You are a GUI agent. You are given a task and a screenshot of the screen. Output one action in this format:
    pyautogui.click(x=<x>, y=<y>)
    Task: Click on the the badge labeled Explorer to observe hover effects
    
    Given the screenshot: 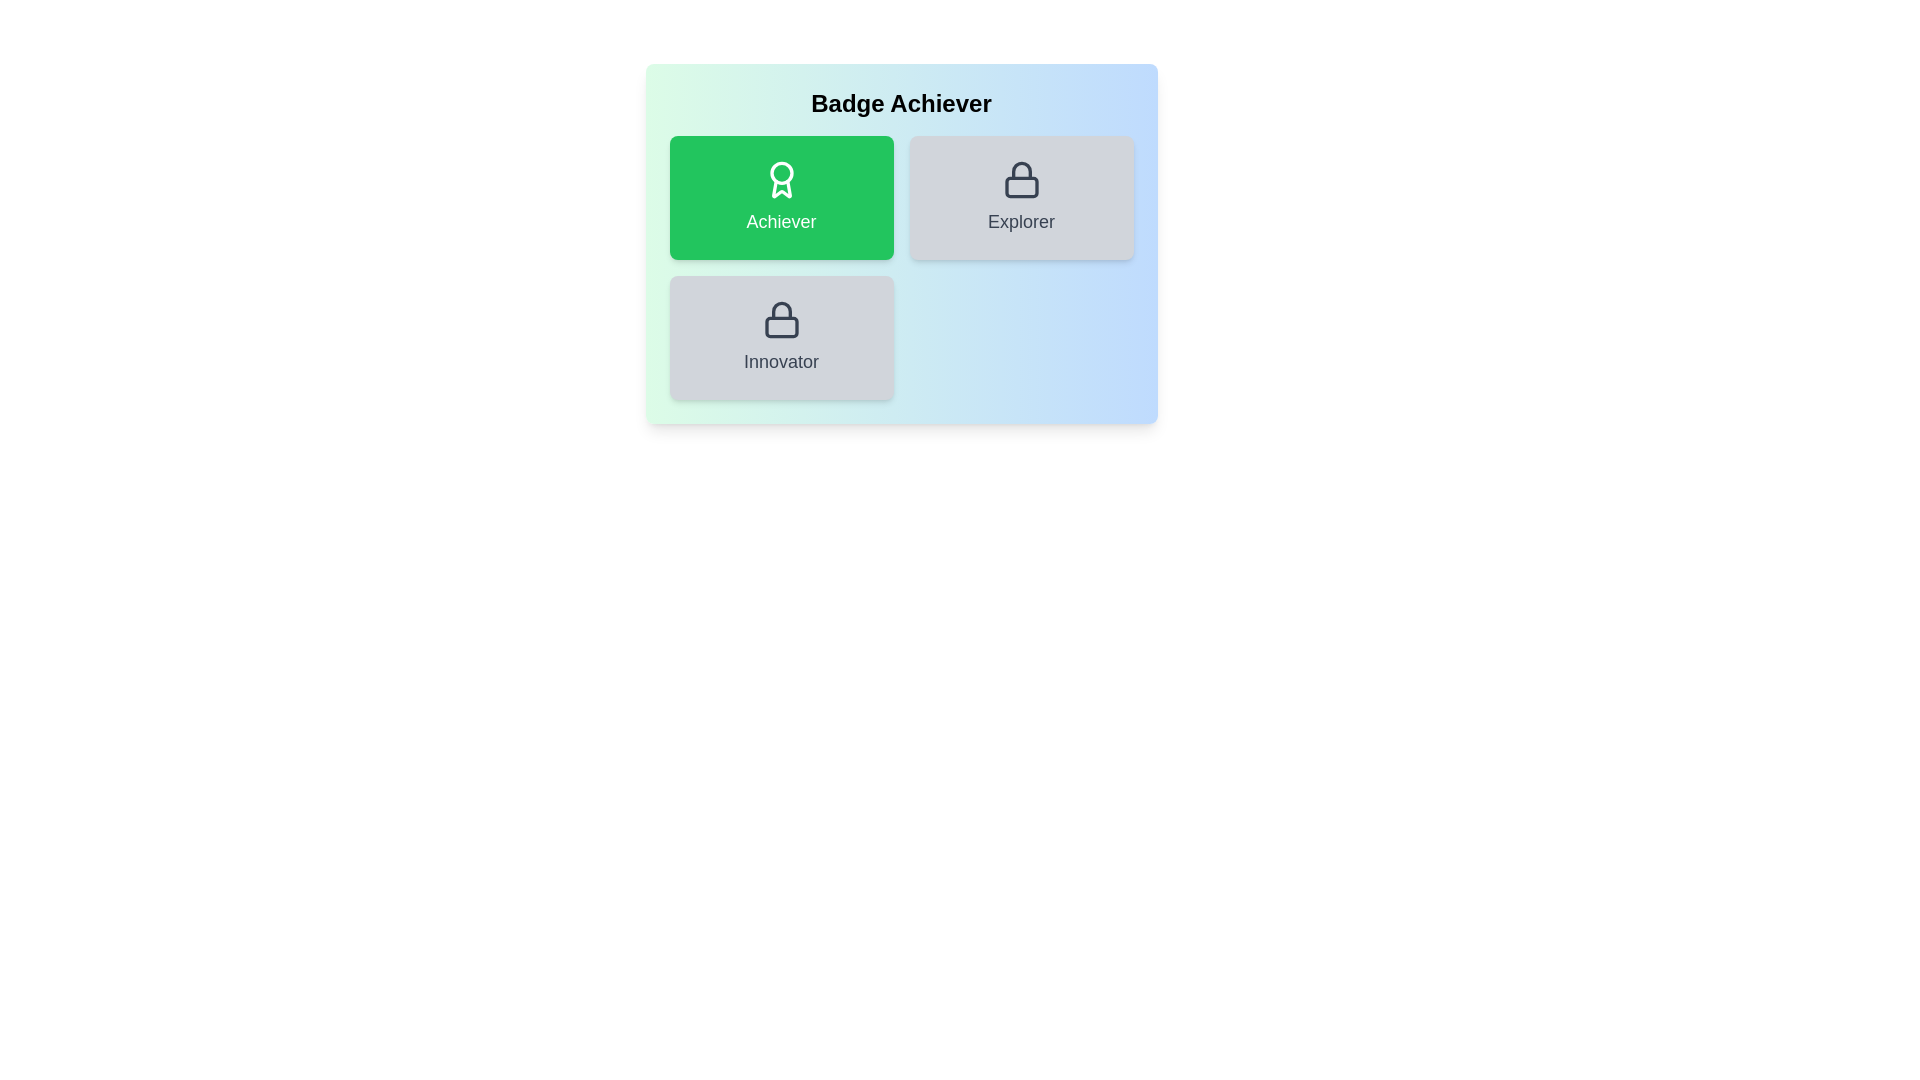 What is the action you would take?
    pyautogui.click(x=1021, y=197)
    